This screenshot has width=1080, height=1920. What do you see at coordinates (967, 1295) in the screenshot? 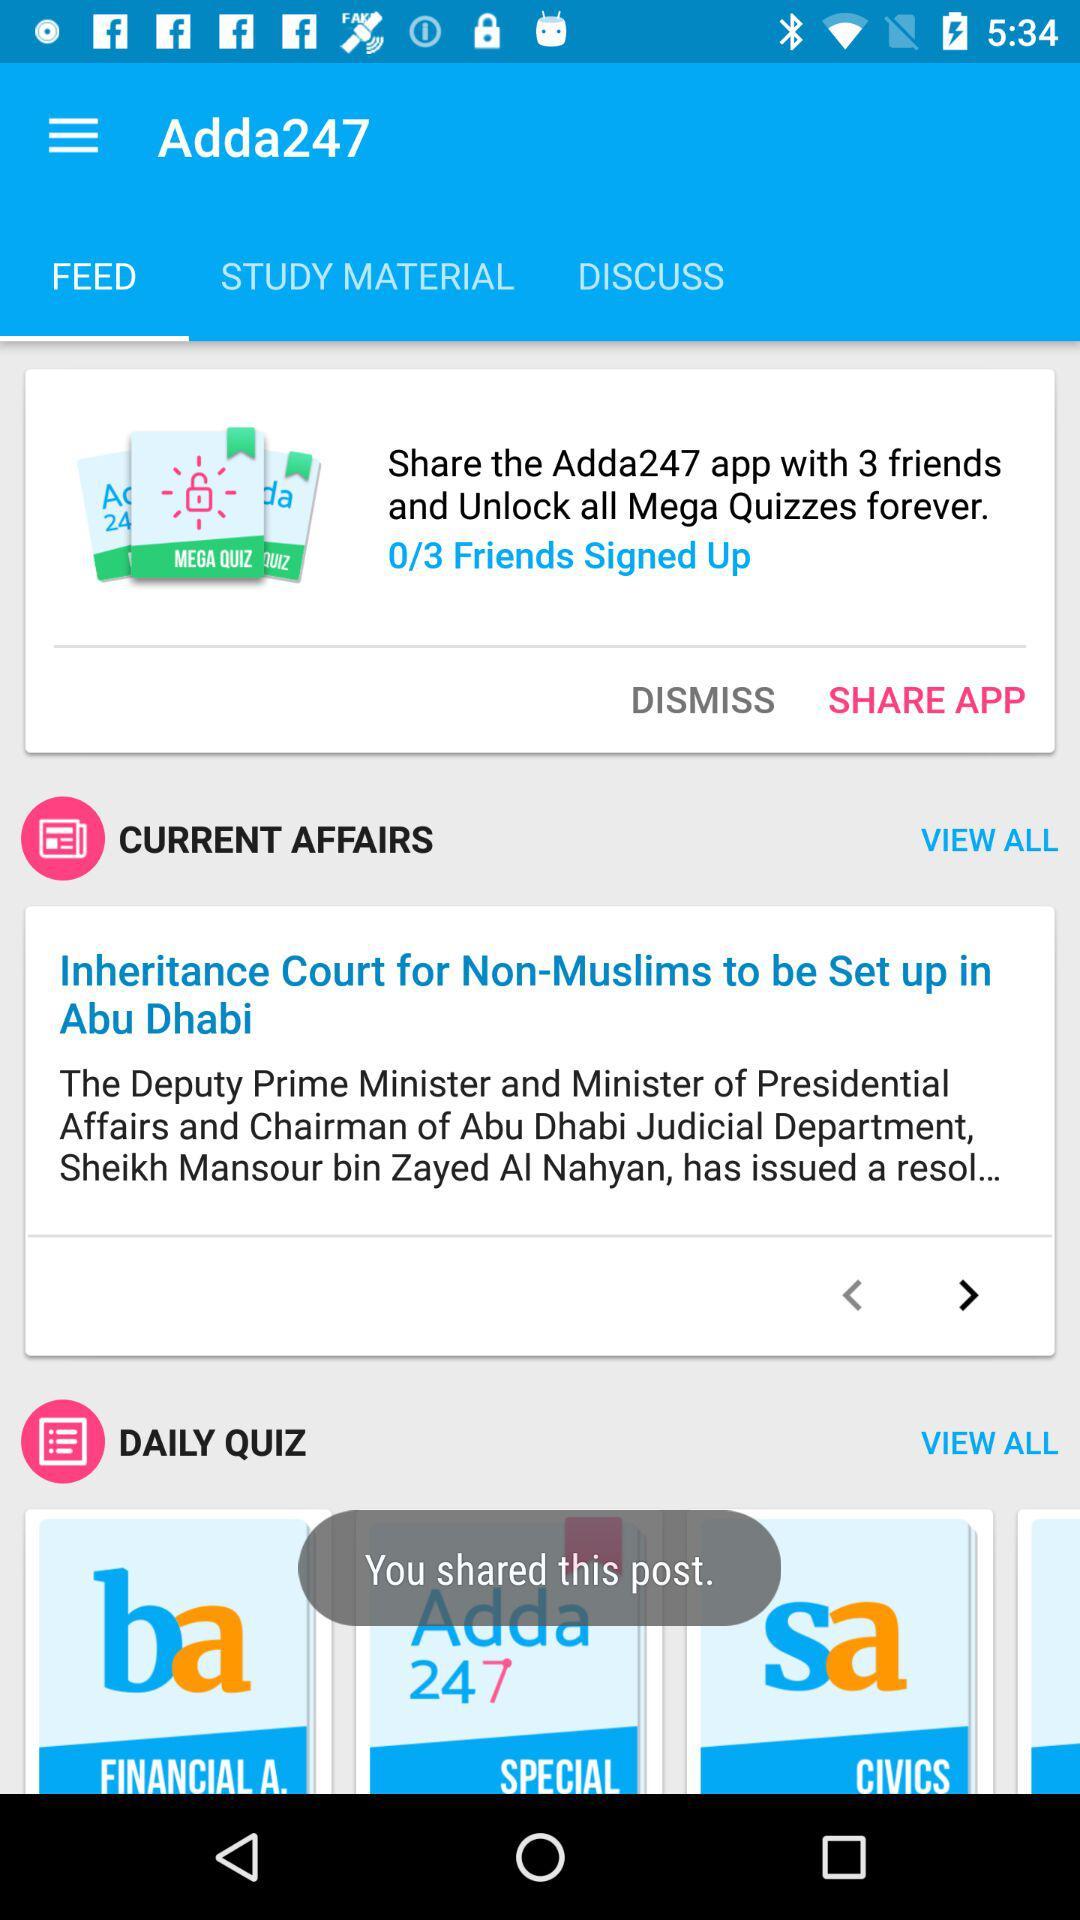
I see `forward` at bounding box center [967, 1295].